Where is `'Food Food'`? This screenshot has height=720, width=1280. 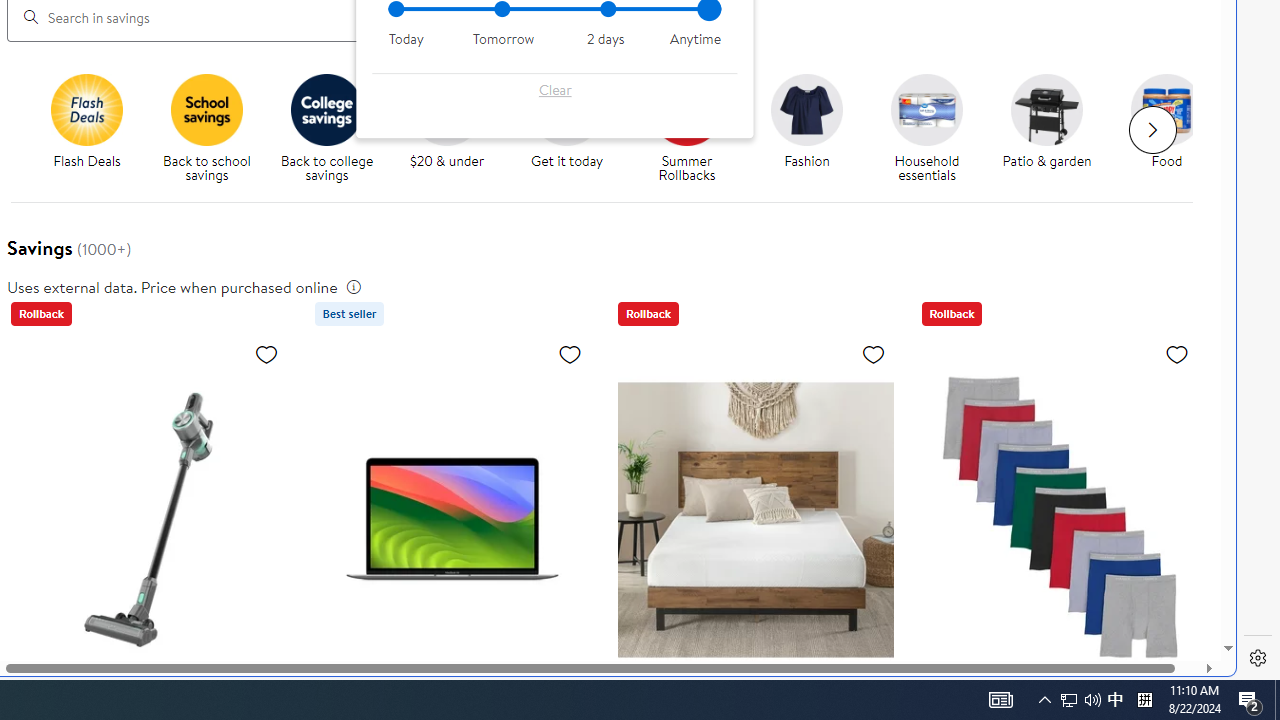
'Food Food' is located at coordinates (1166, 122).